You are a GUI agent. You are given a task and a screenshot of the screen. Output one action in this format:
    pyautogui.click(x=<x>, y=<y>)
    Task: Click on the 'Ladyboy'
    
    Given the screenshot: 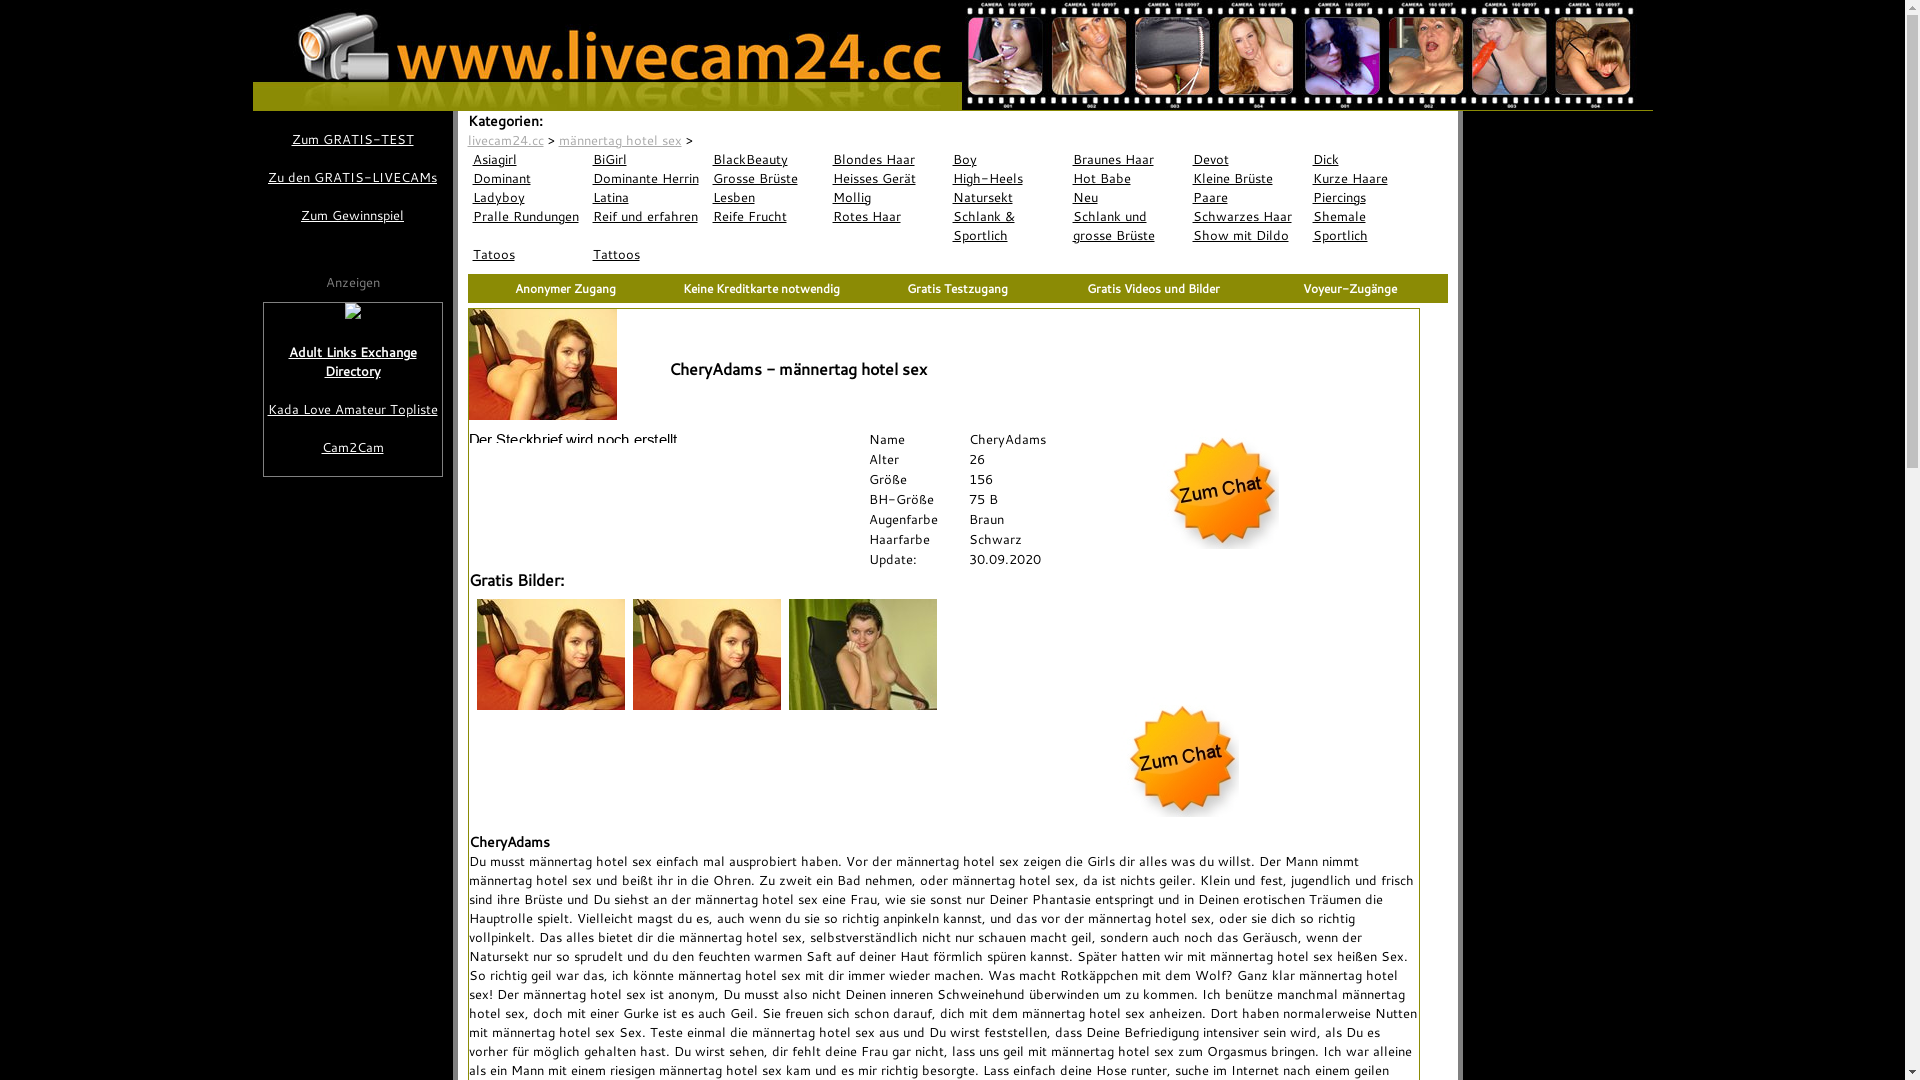 What is the action you would take?
    pyautogui.click(x=528, y=197)
    